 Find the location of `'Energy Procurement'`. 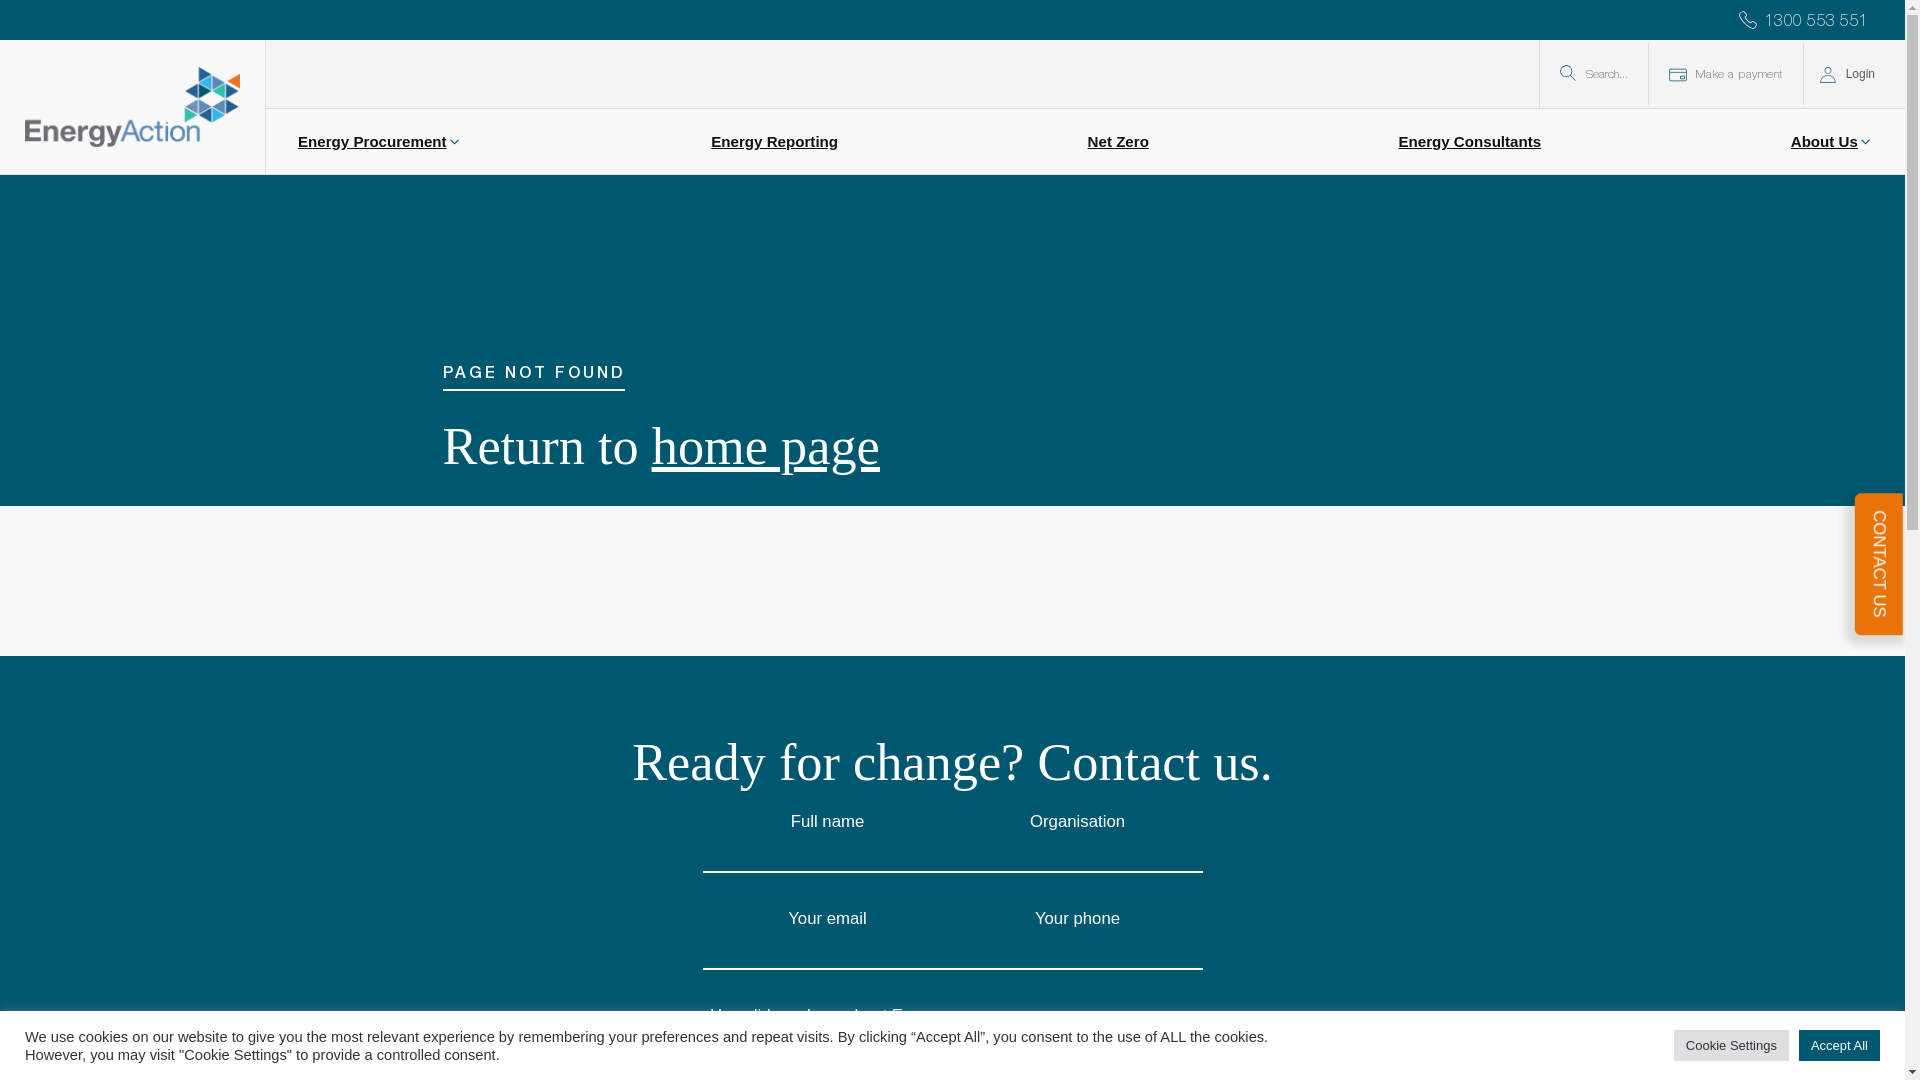

'Energy Procurement' is located at coordinates (379, 140).